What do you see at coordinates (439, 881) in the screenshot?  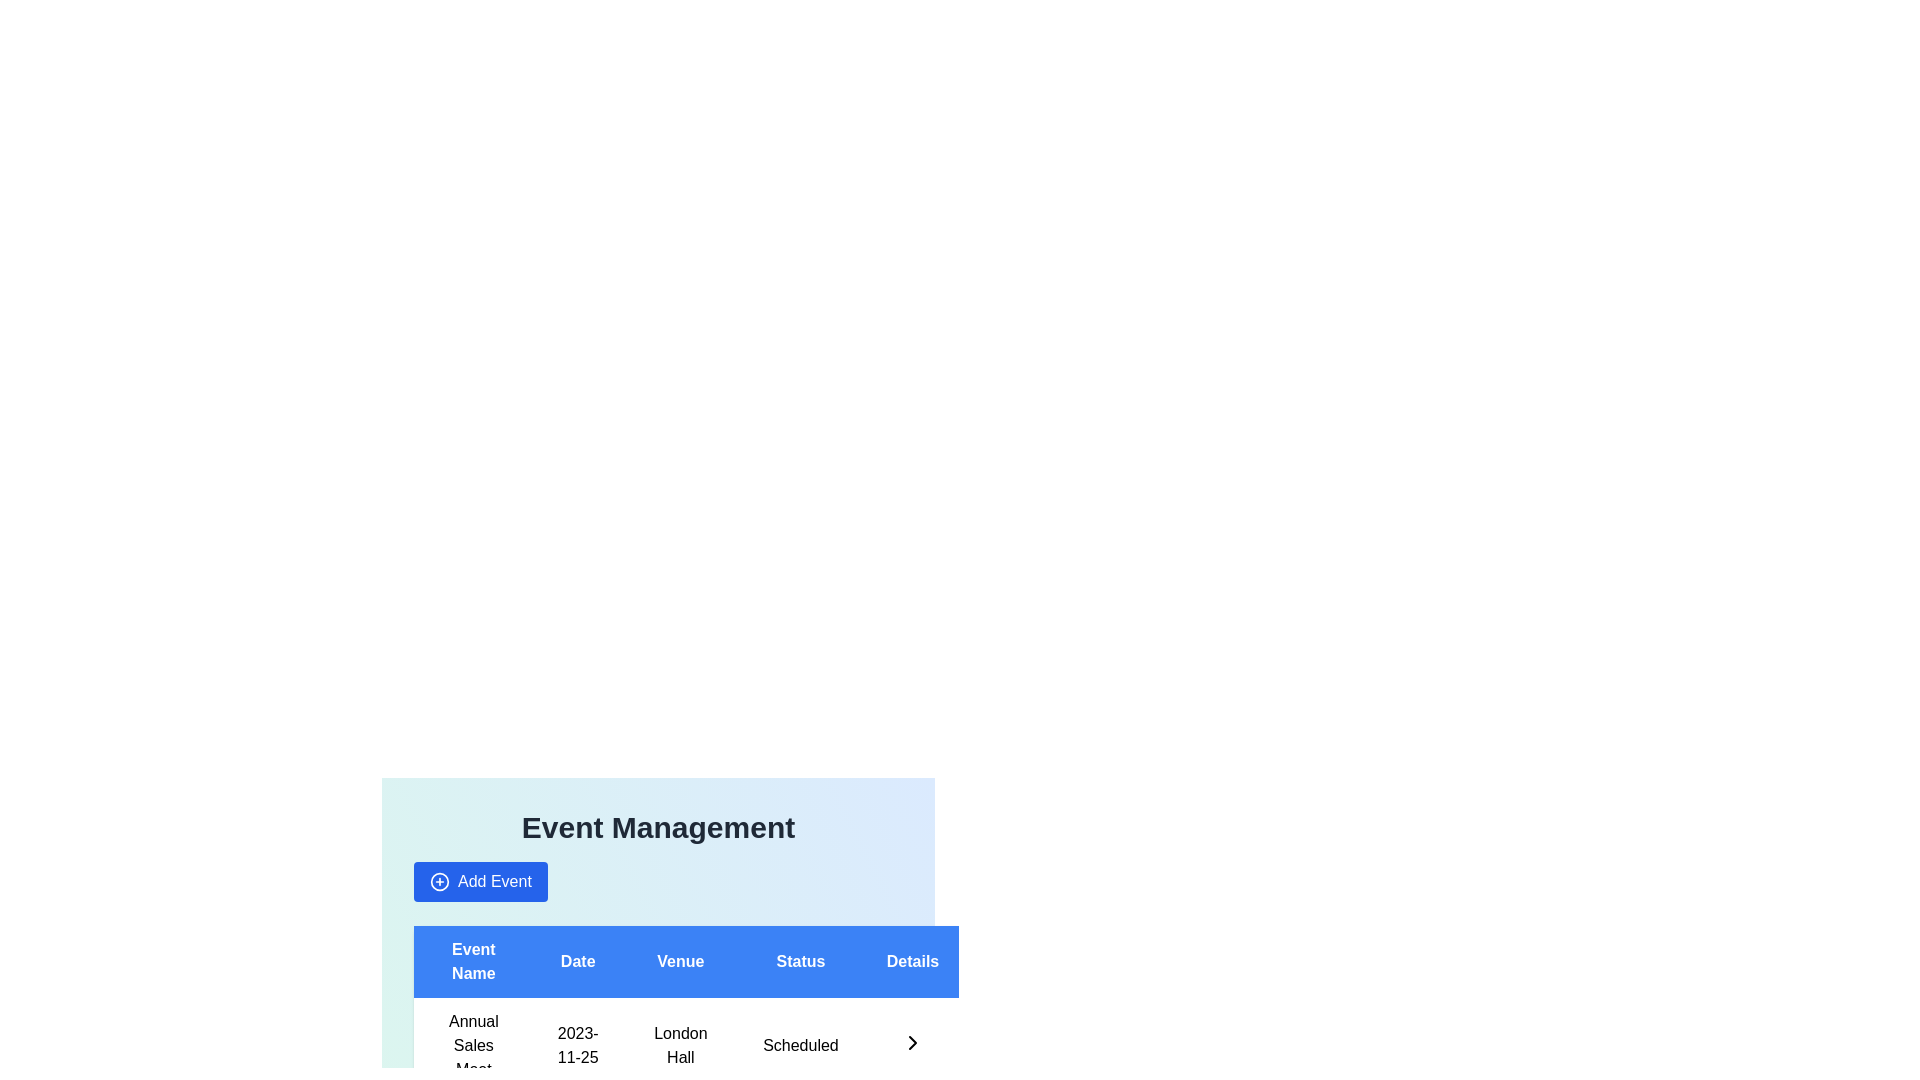 I see `the icon within the 'Add Event' button, which symbolizes the action of adding a new event, located to the left of the button text` at bounding box center [439, 881].